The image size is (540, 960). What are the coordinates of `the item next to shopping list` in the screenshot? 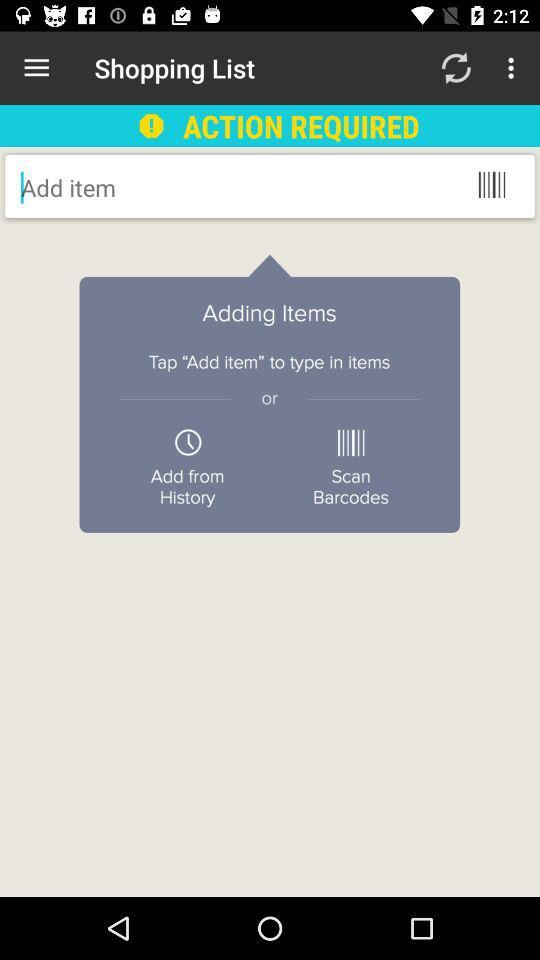 It's located at (36, 68).